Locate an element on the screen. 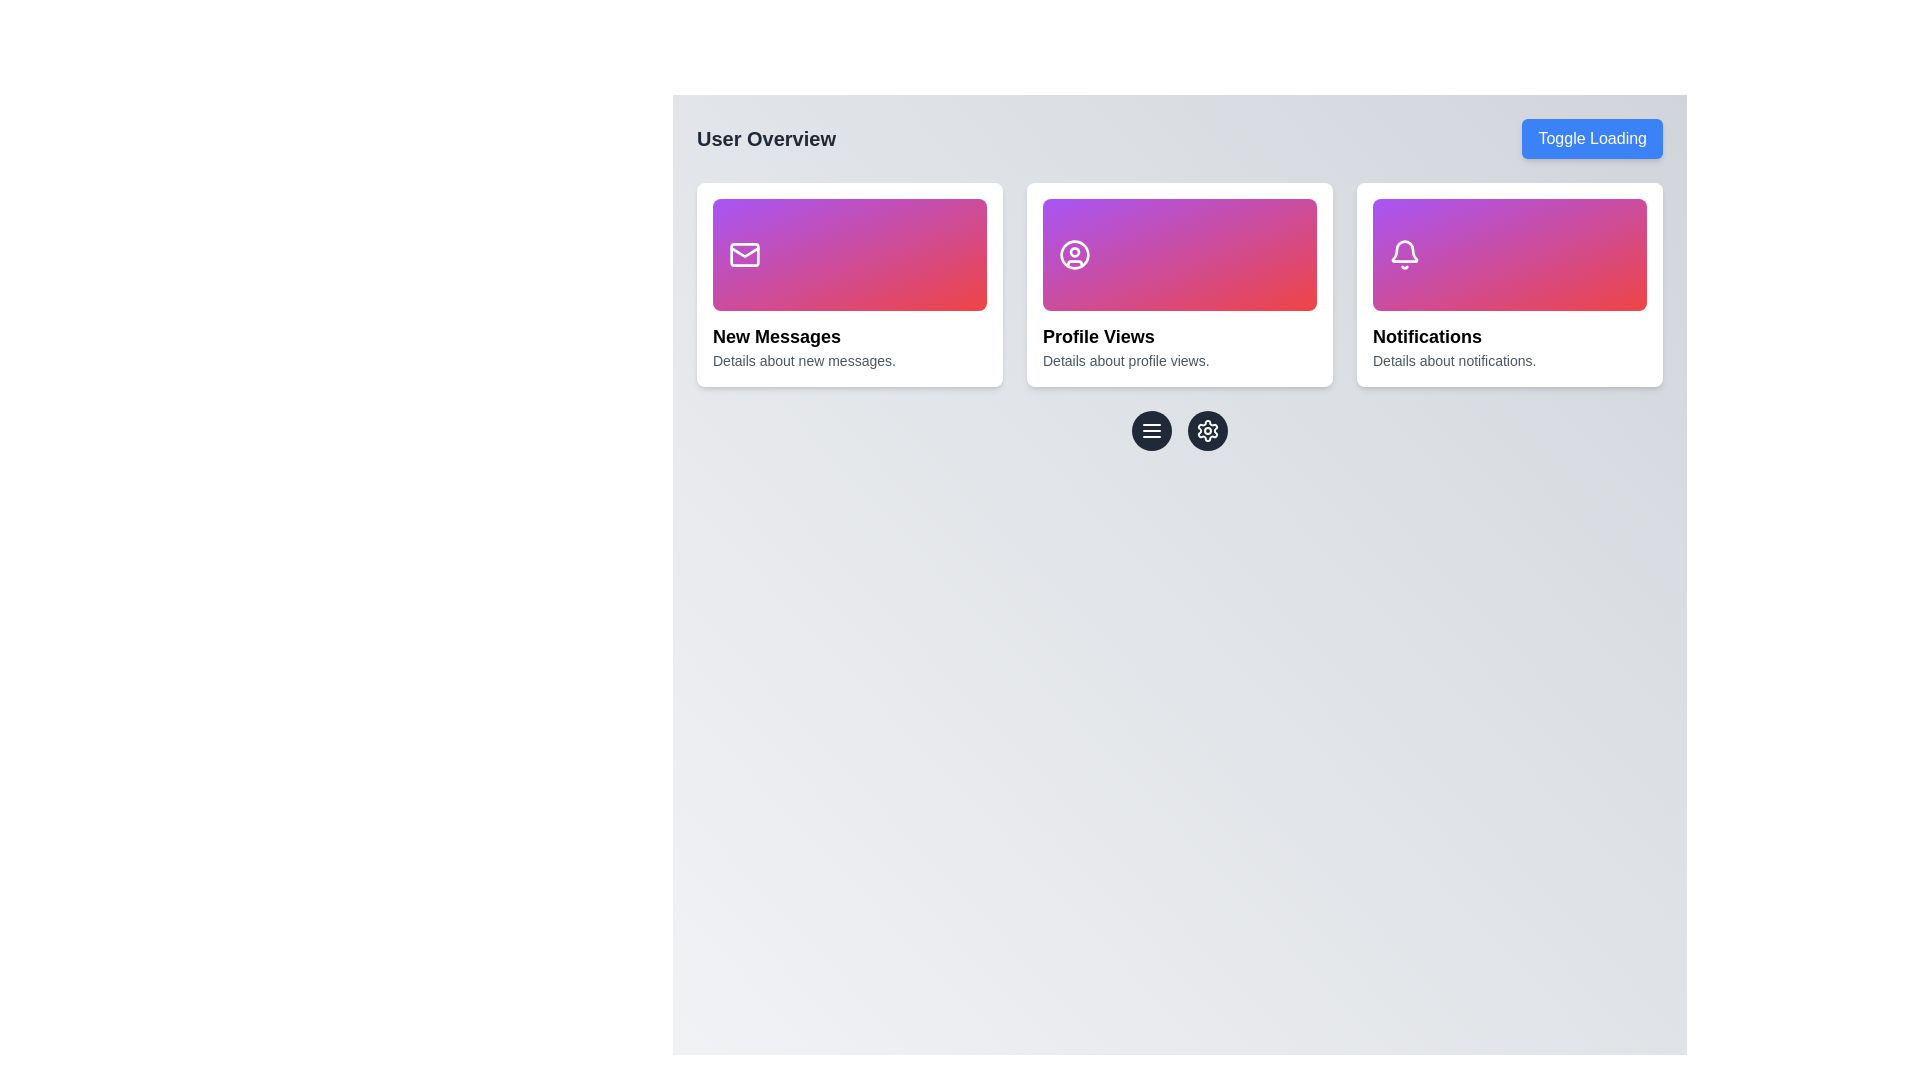  the left button of the horizontal toolbar located beneath the 'New Messages,' 'Profile Views,' and 'Notifications' sections is located at coordinates (1180, 430).